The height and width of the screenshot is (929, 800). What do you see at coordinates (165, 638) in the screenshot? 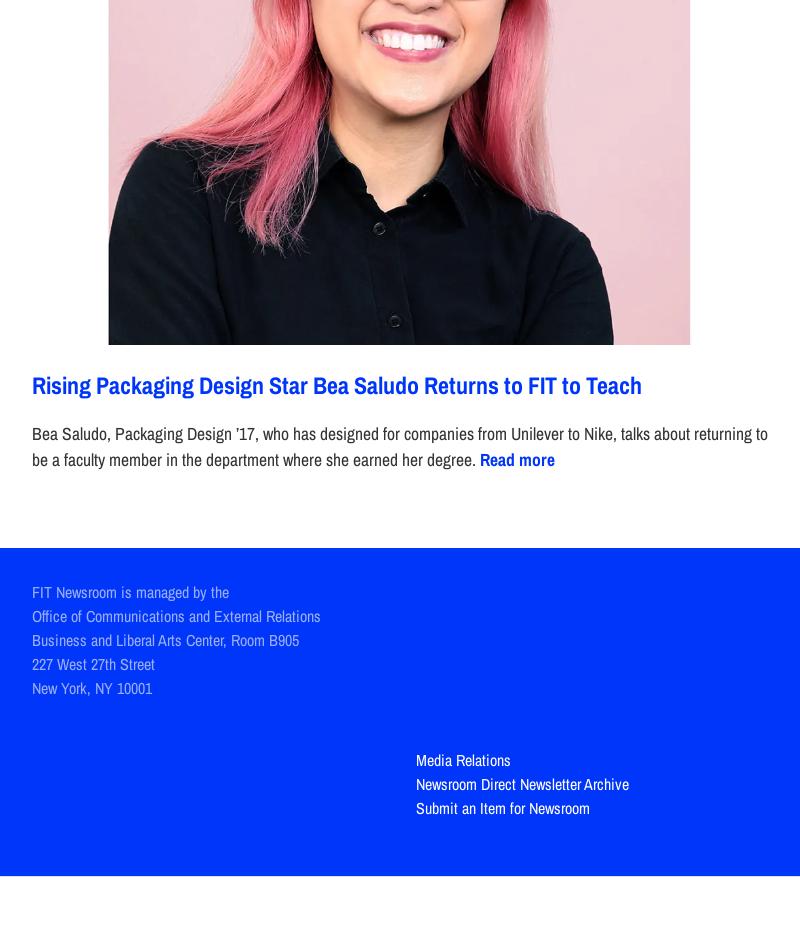
I see `'Business and Liberal Arts Center, Room B905'` at bounding box center [165, 638].